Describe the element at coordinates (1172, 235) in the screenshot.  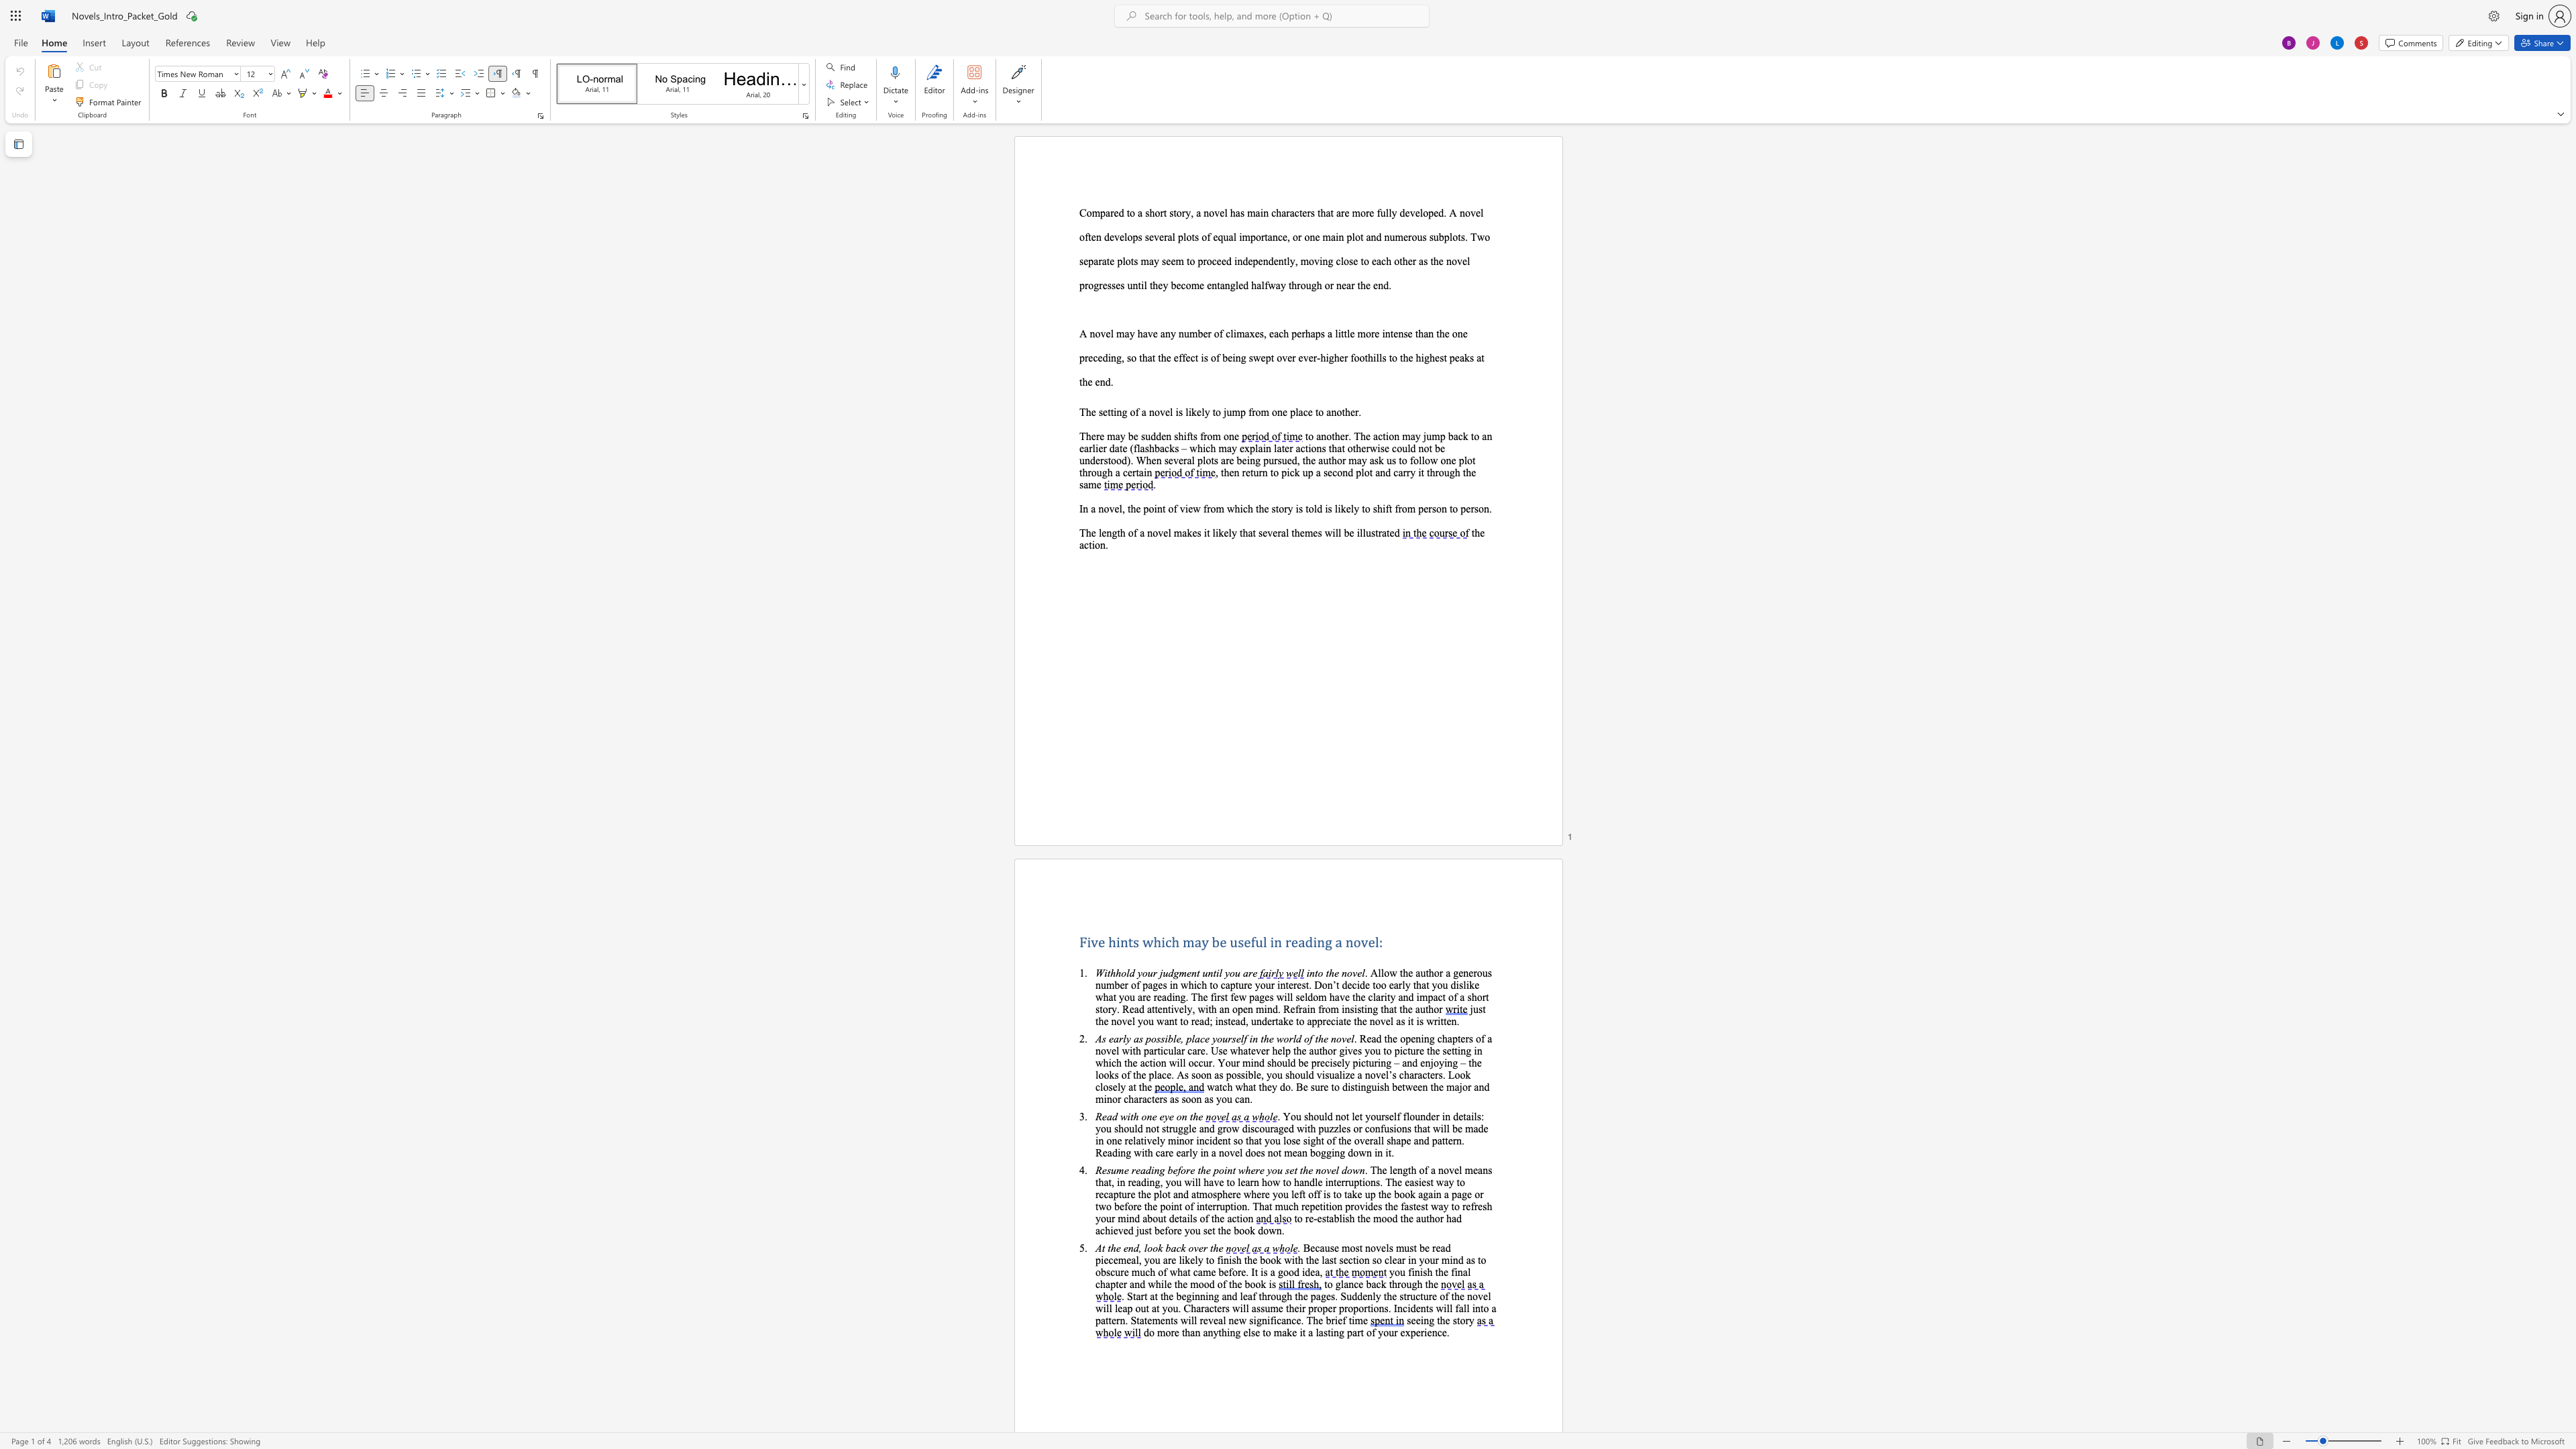
I see `the 7th character "l" in the text` at that location.